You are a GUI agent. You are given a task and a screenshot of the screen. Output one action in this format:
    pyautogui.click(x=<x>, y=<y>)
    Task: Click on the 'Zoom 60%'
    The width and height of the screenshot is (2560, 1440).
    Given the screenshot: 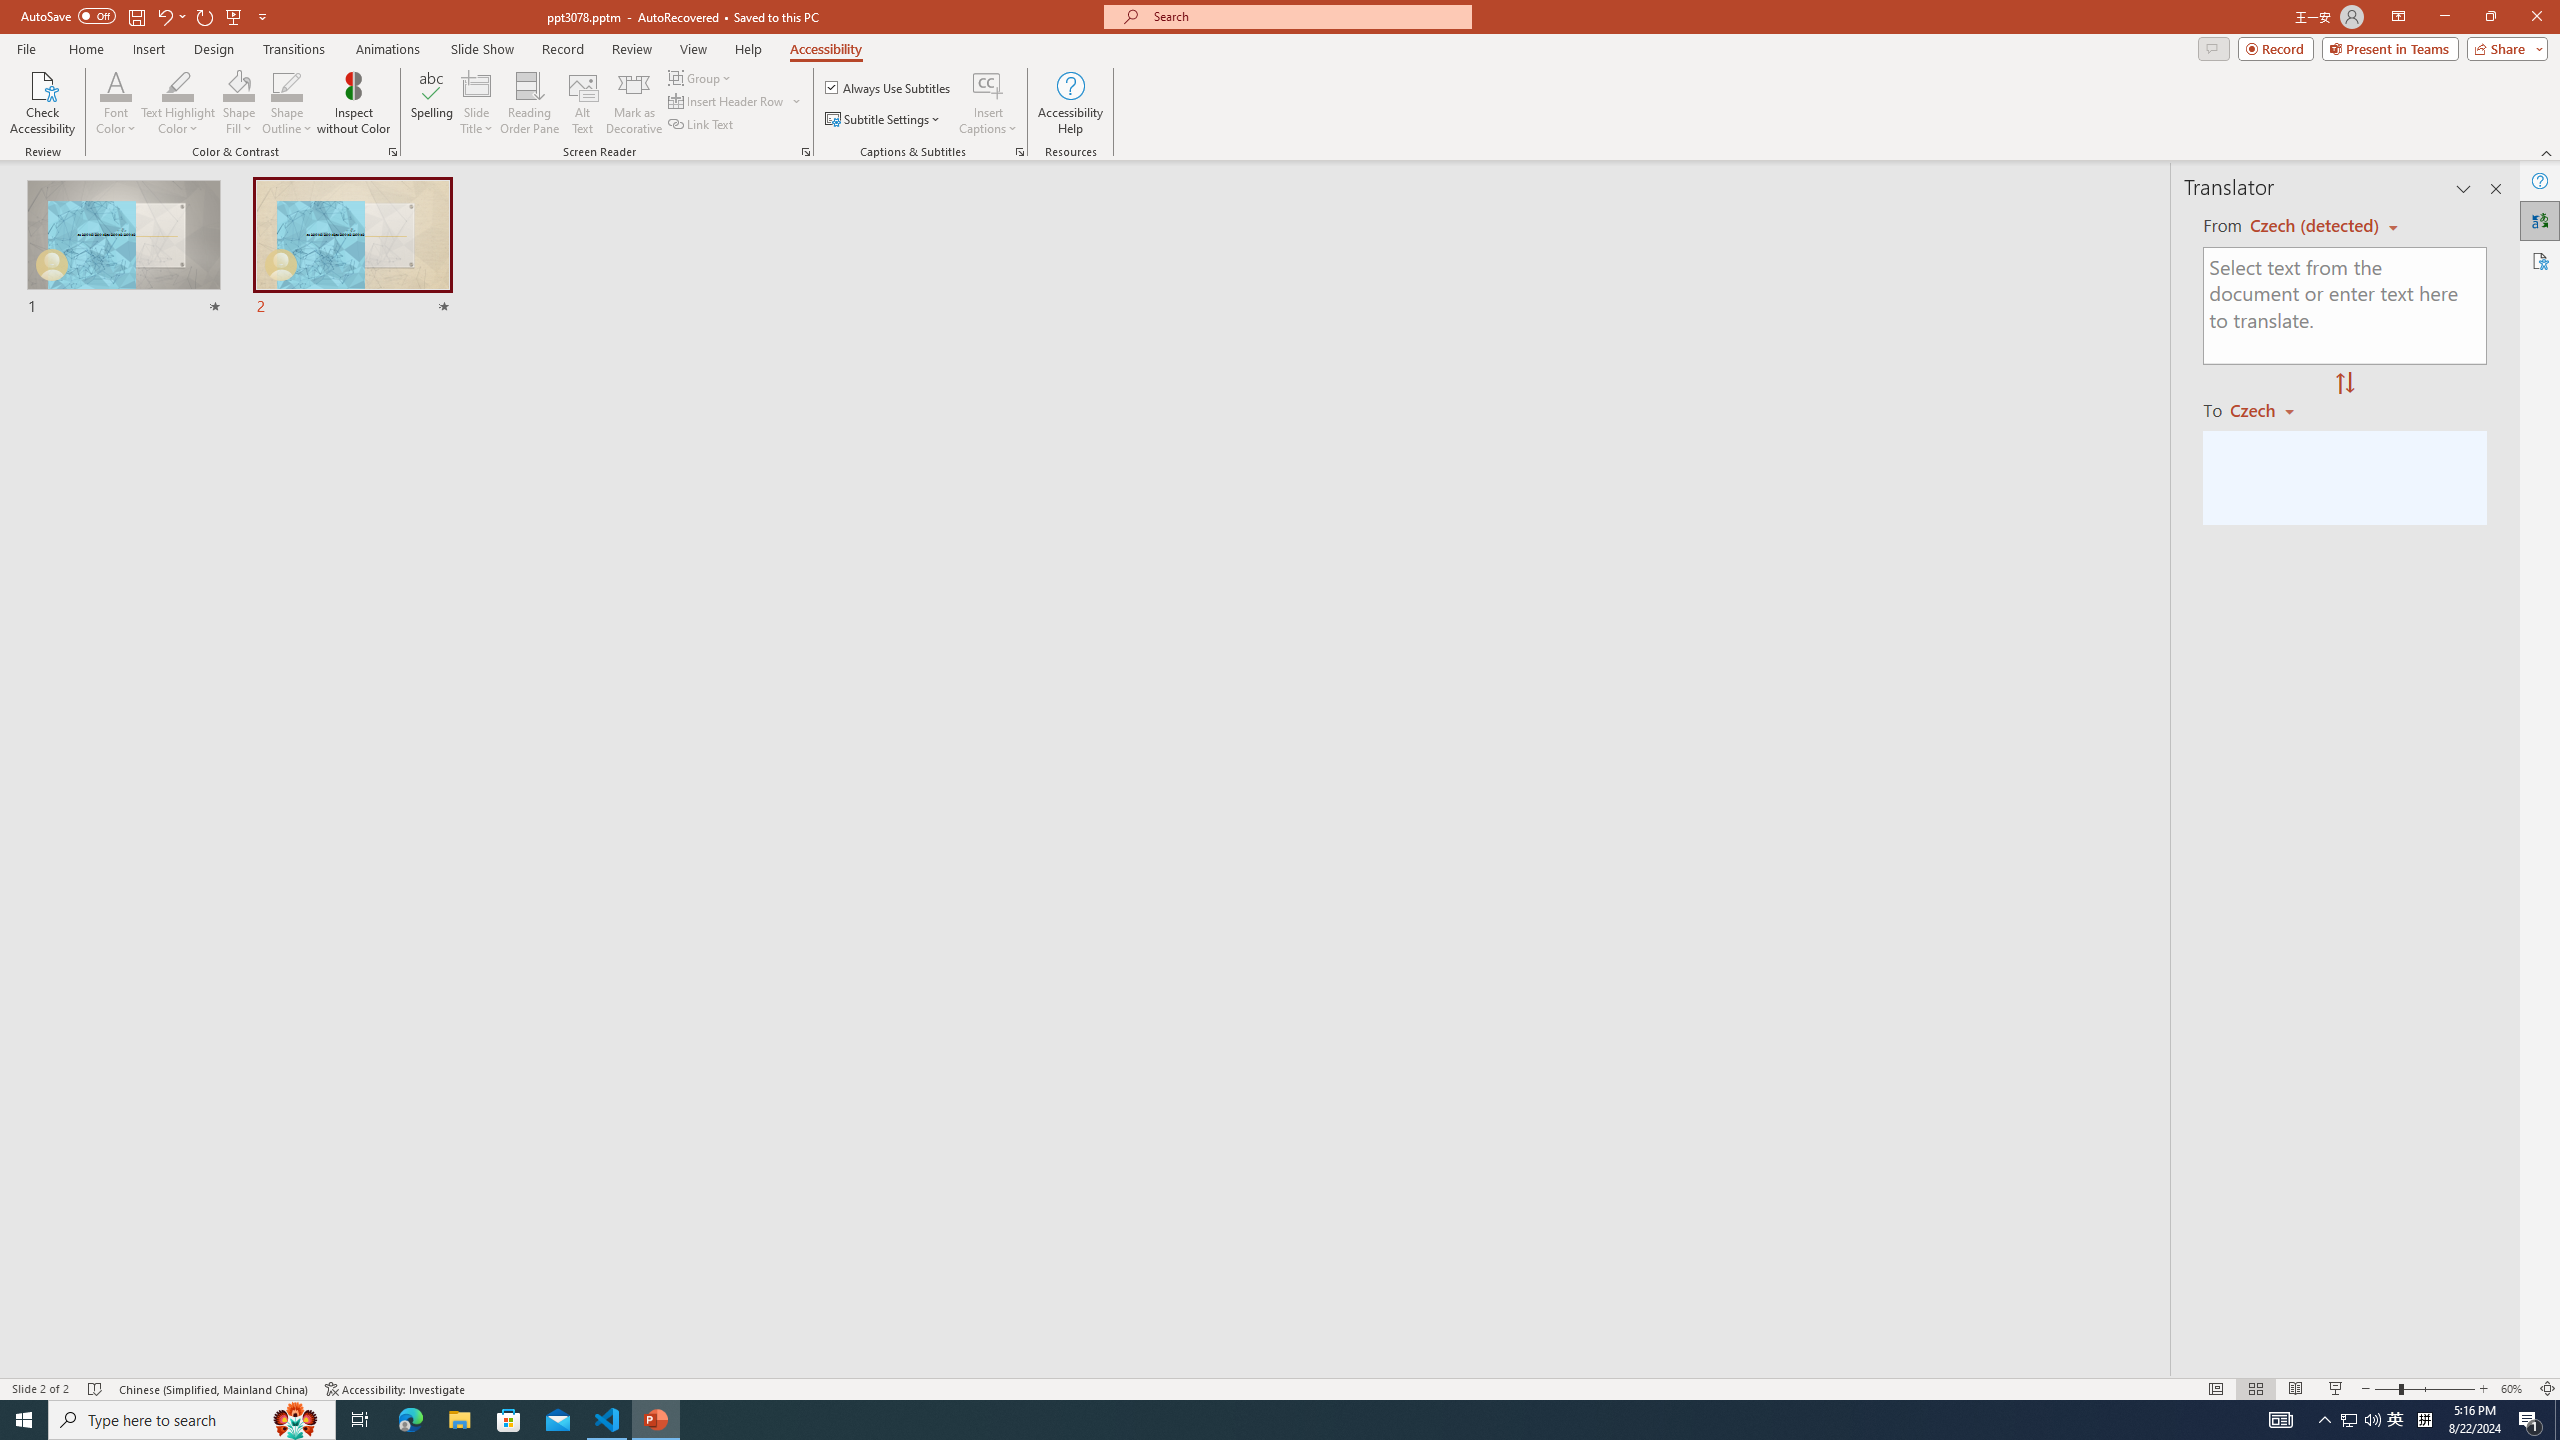 What is the action you would take?
    pyautogui.click(x=2515, y=1389)
    